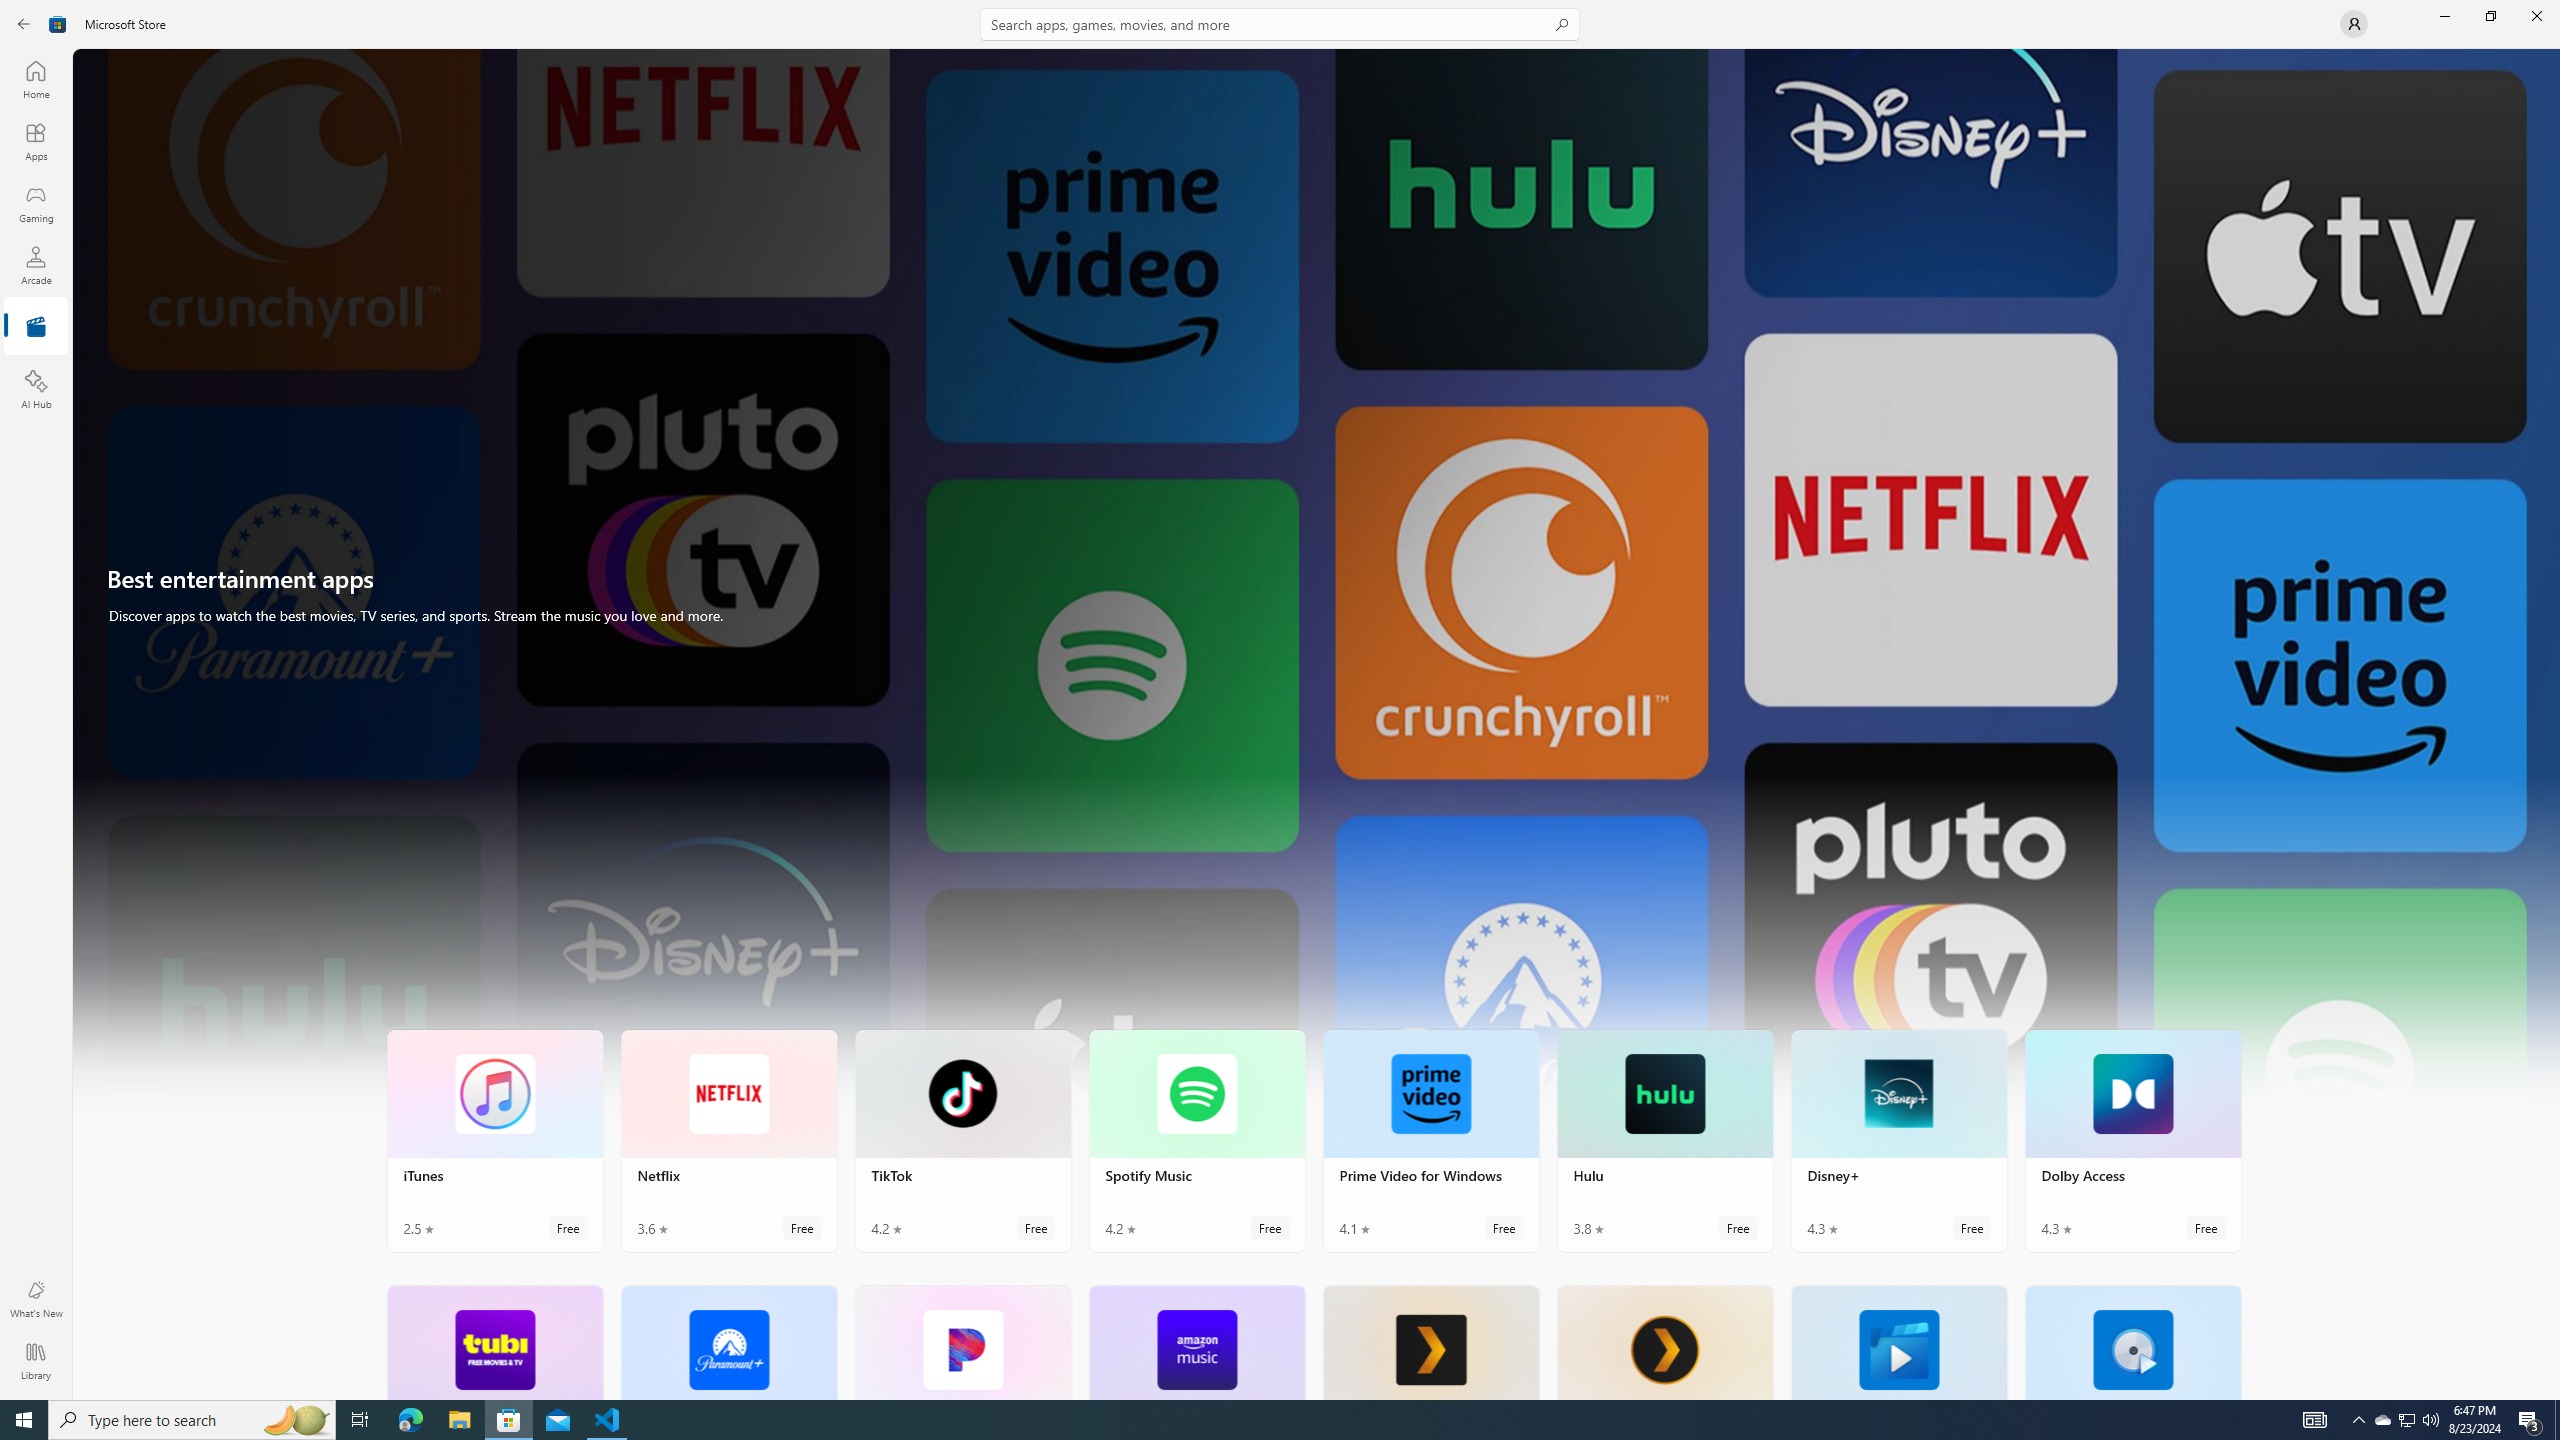 The image size is (2560, 1440). What do you see at coordinates (34, 141) in the screenshot?
I see `'Apps'` at bounding box center [34, 141].